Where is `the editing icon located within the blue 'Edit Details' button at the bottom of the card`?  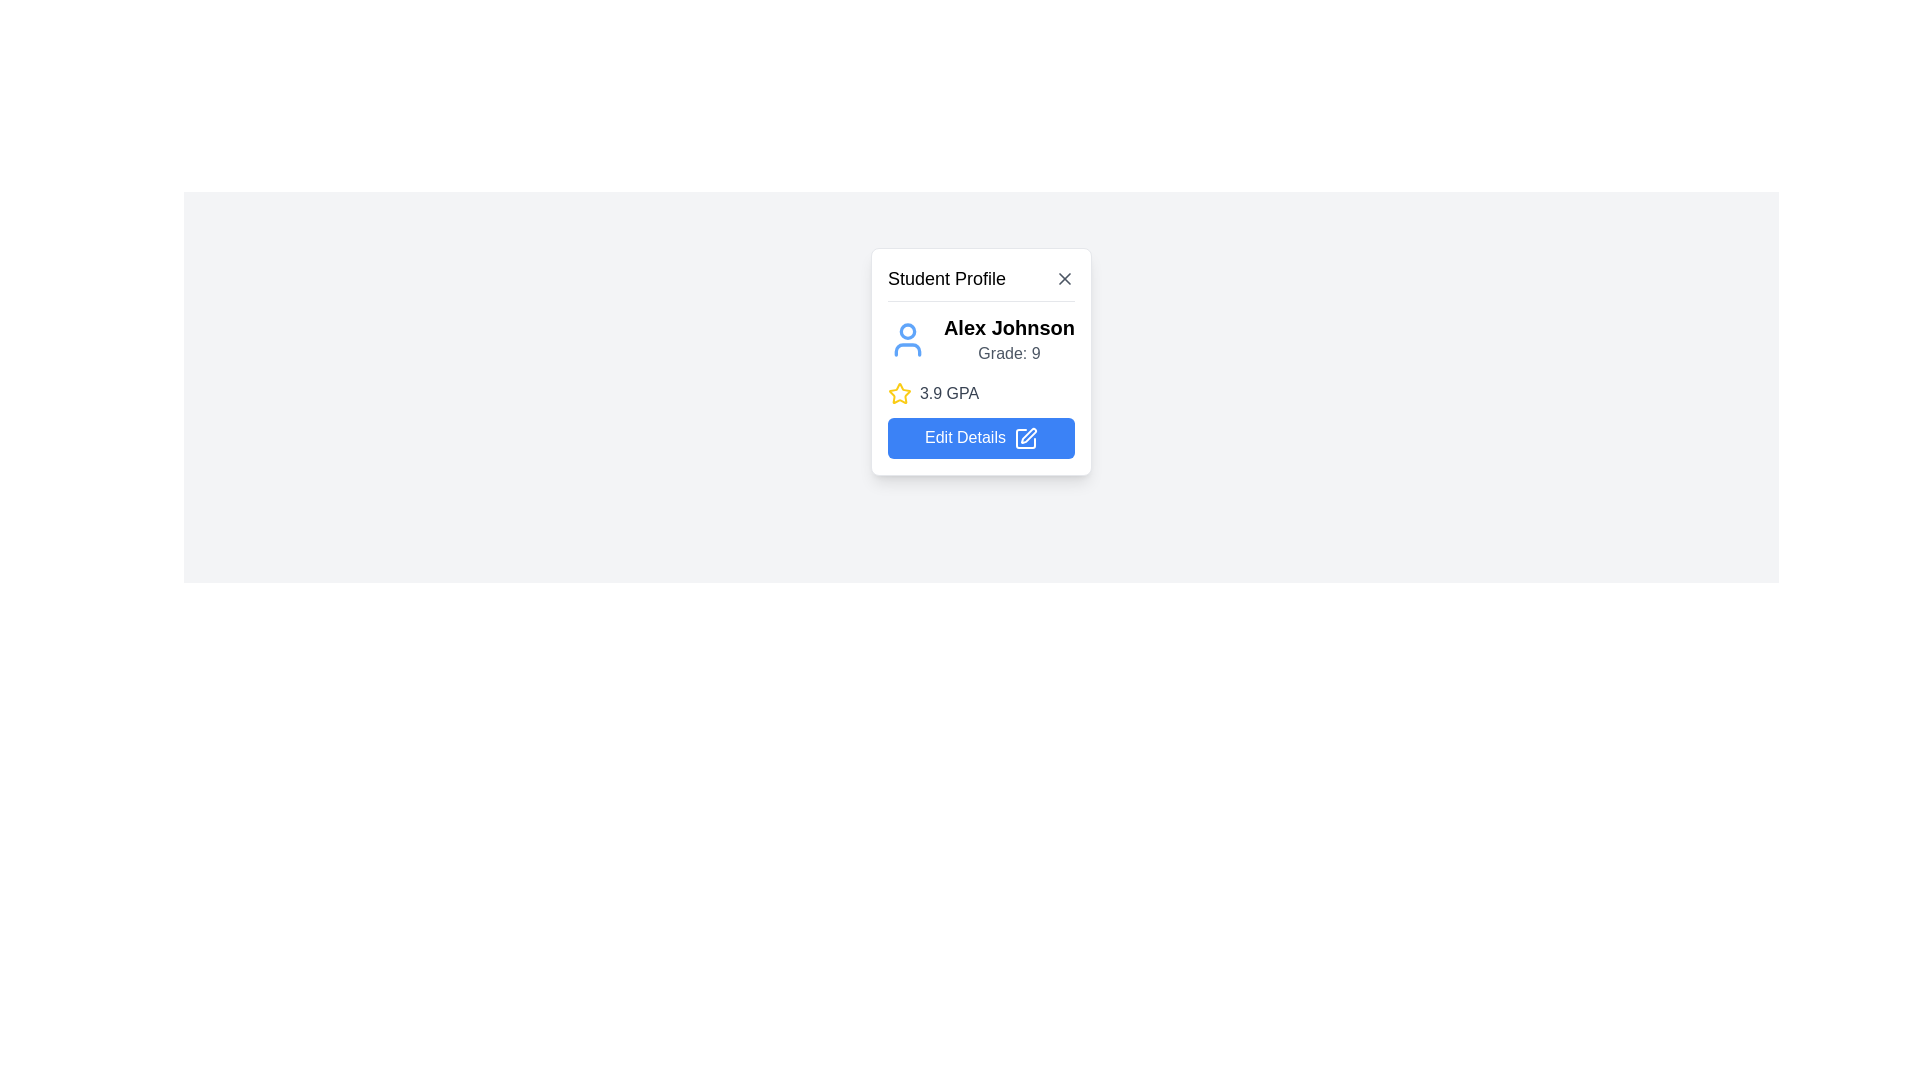 the editing icon located within the blue 'Edit Details' button at the bottom of the card is located at coordinates (1025, 437).